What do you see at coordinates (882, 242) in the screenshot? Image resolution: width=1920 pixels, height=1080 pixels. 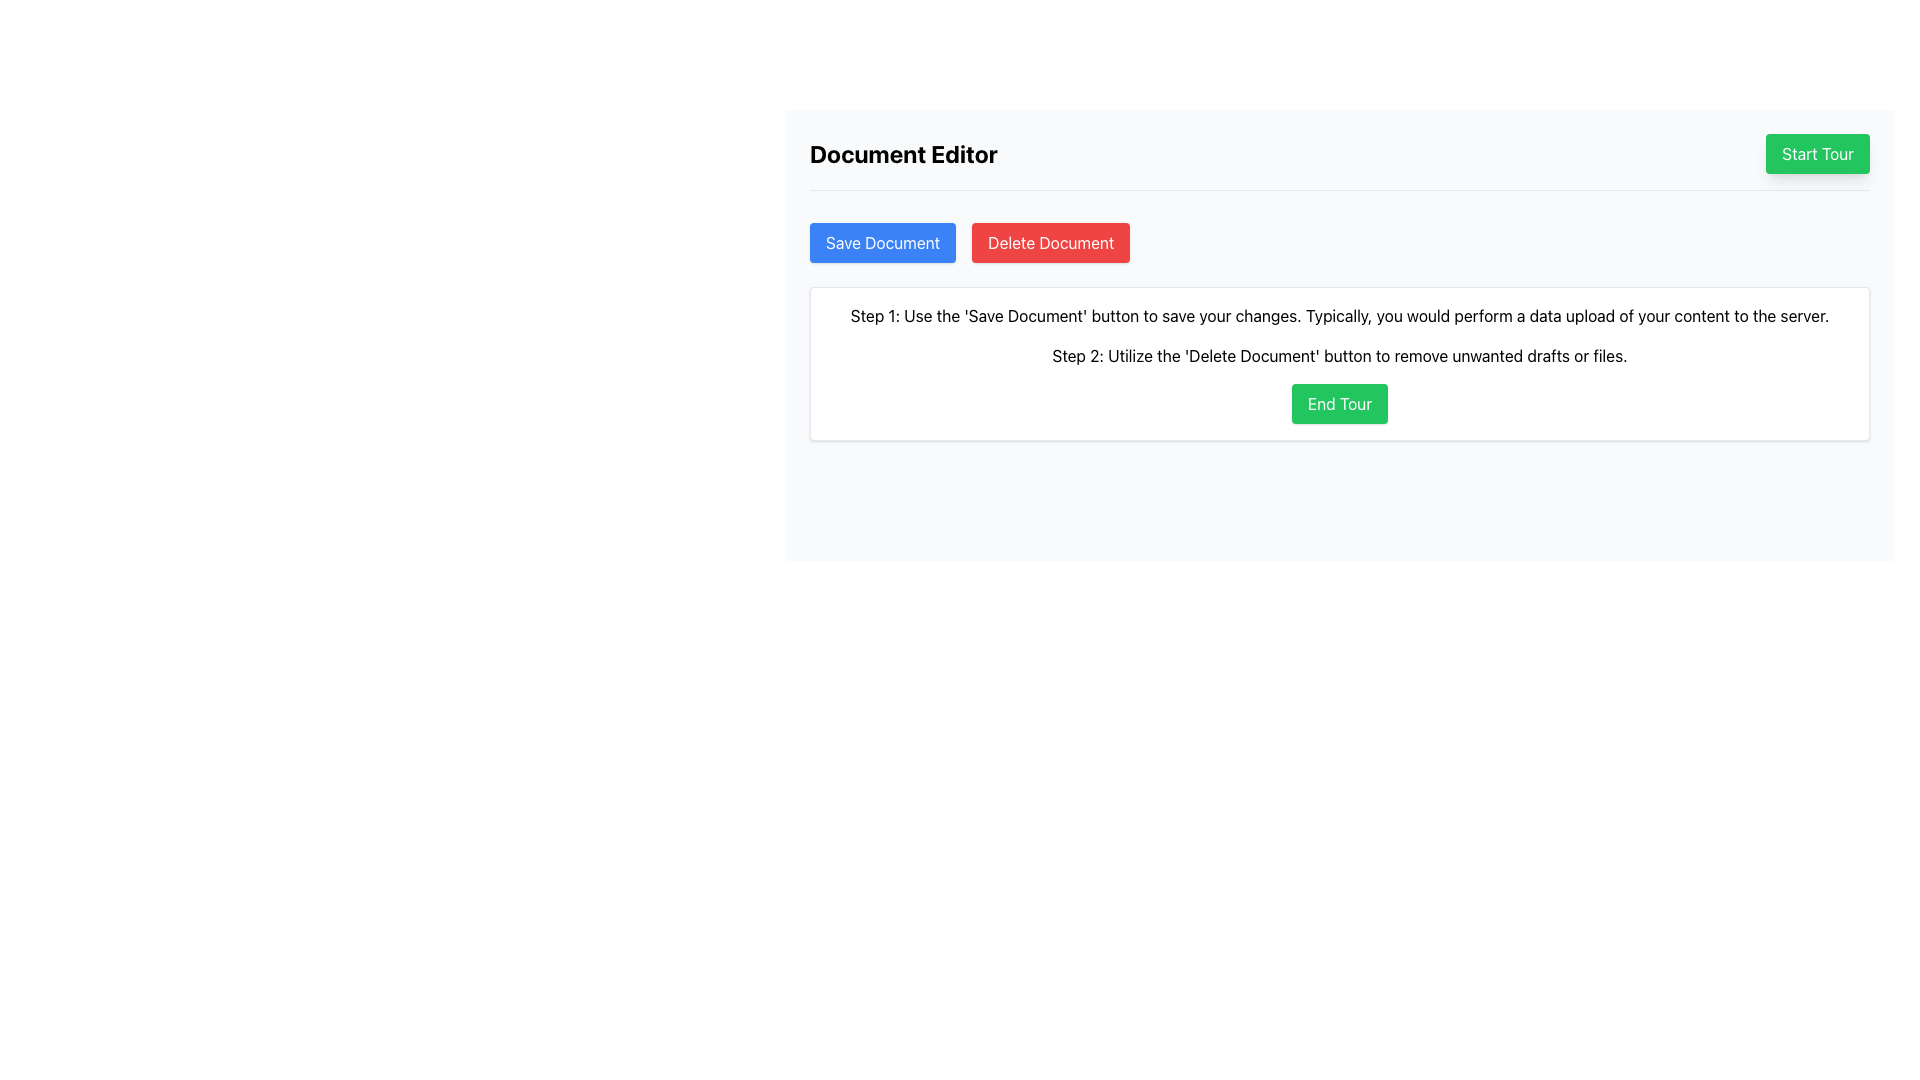 I see `the leftmost button in the horizontal group that is used to save the current document` at bounding box center [882, 242].